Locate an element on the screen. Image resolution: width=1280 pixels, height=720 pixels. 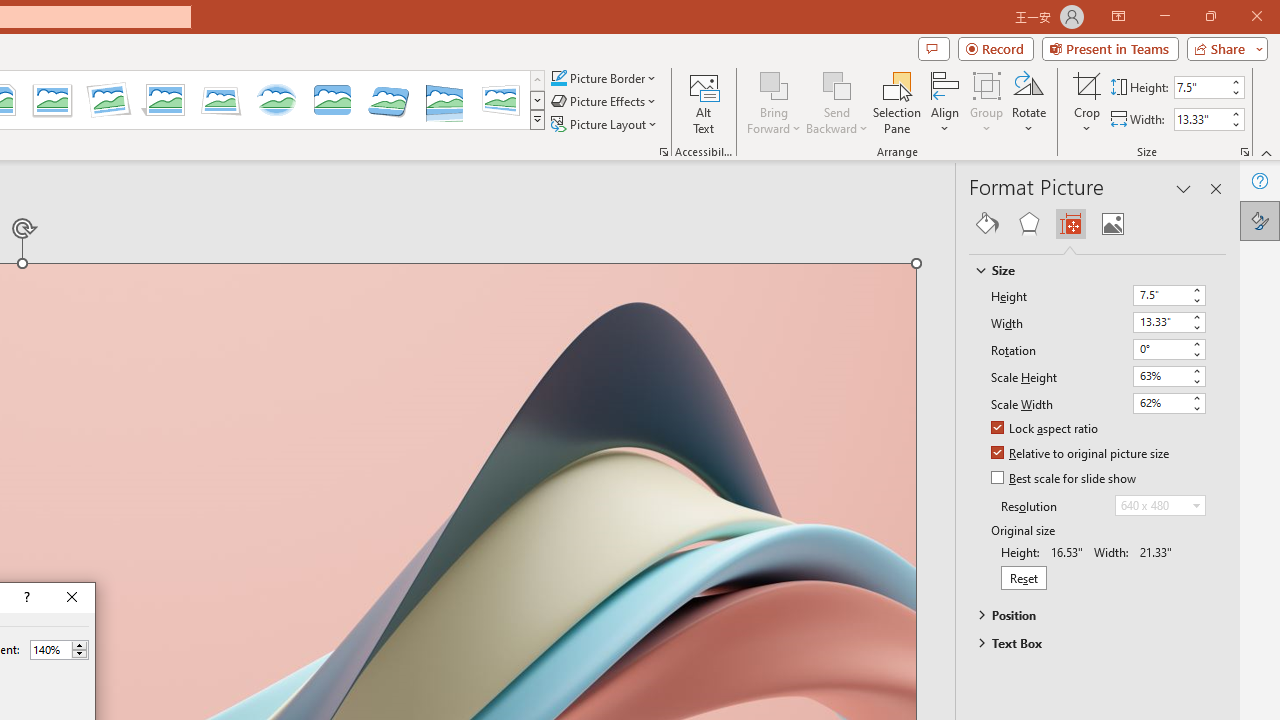
'Width' is located at coordinates (1169, 321).